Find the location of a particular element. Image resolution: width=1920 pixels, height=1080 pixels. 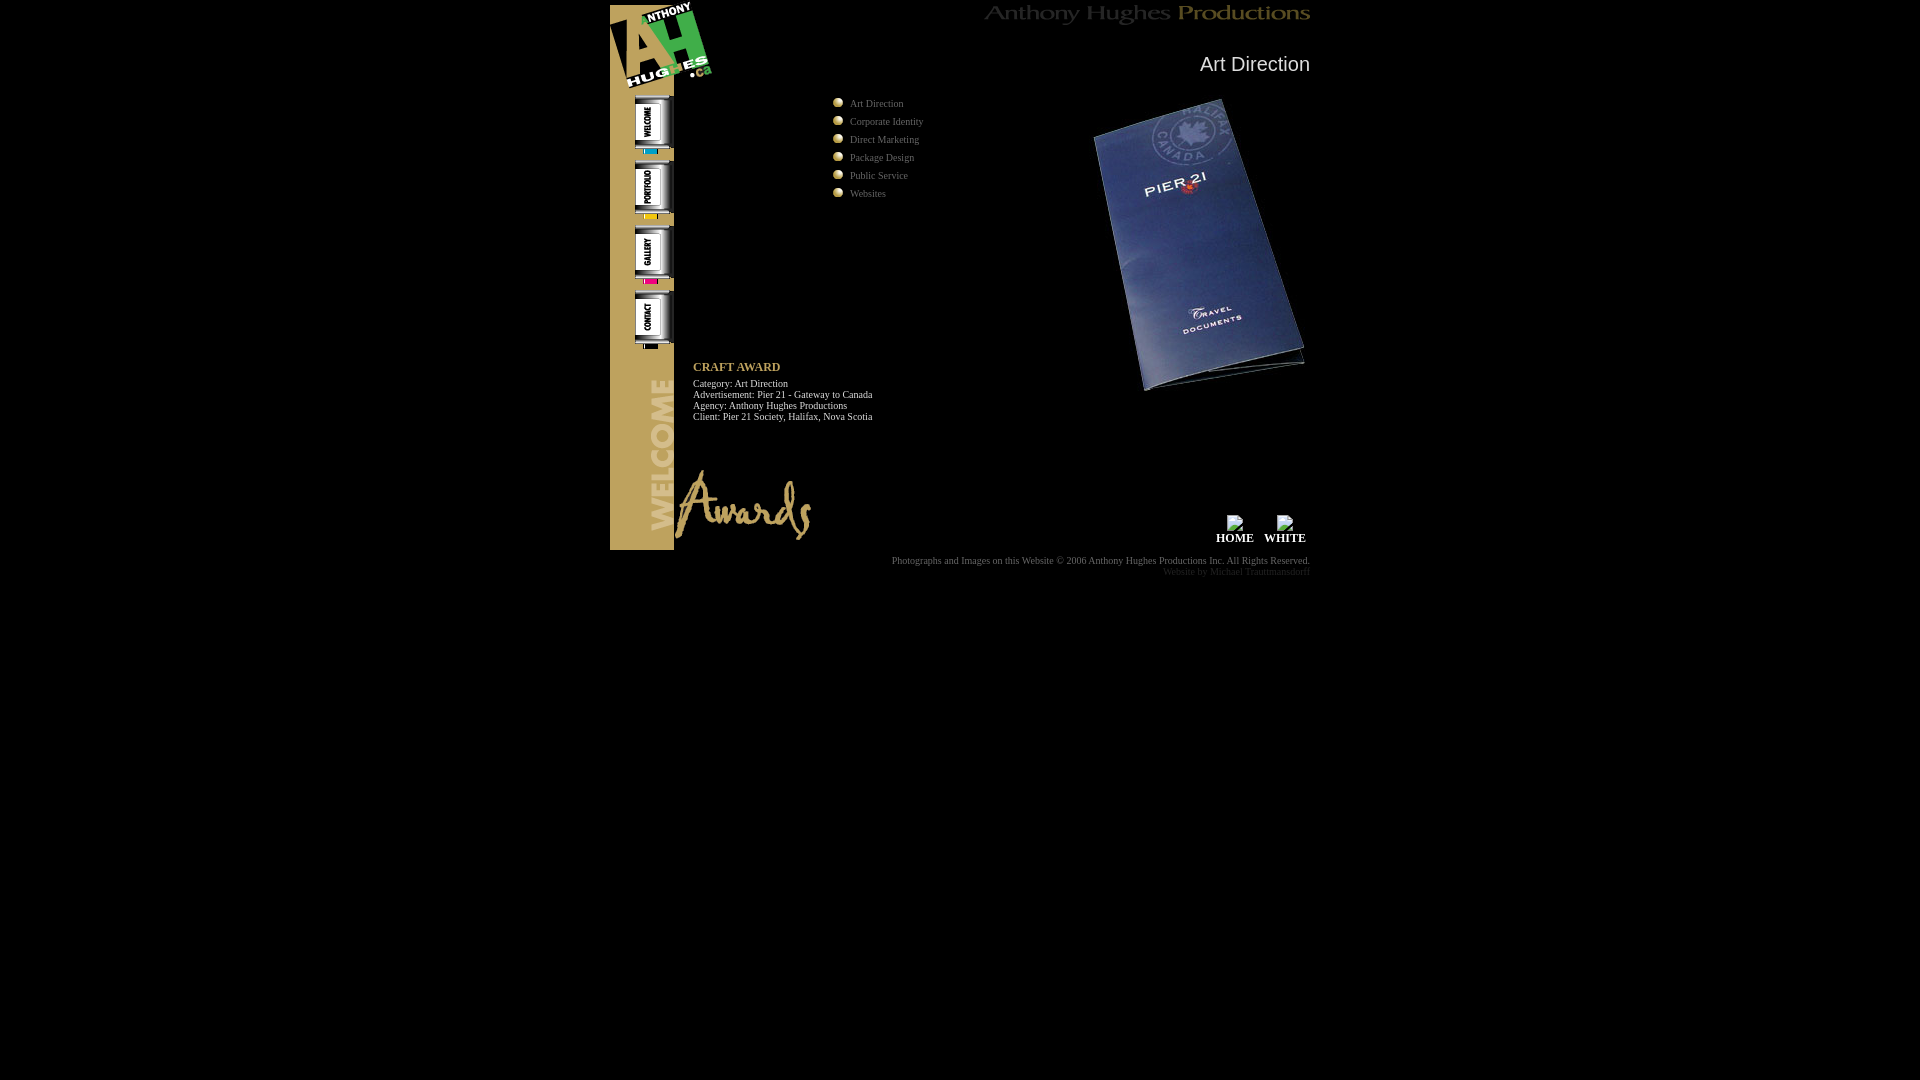

'Michael Trauttmansdorff' is located at coordinates (1258, 571).